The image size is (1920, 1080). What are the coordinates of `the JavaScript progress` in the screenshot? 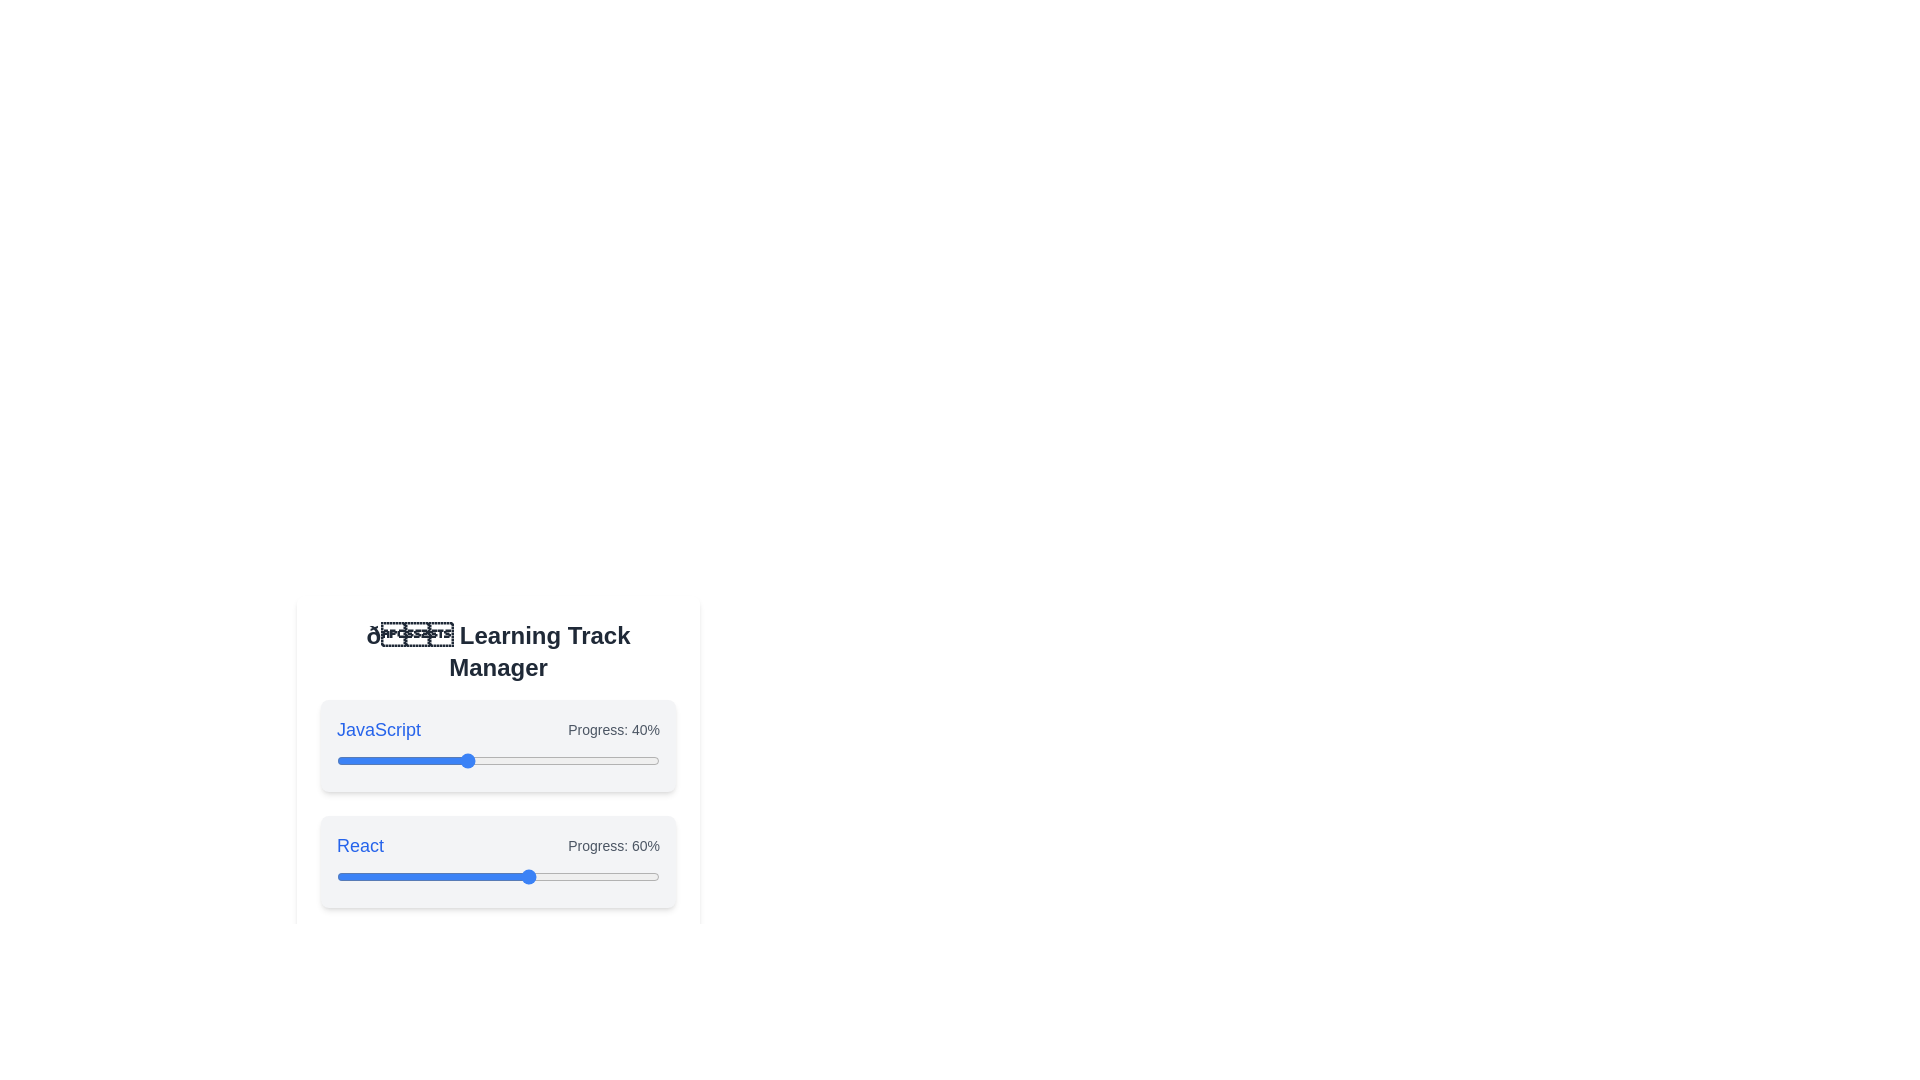 It's located at (530, 760).